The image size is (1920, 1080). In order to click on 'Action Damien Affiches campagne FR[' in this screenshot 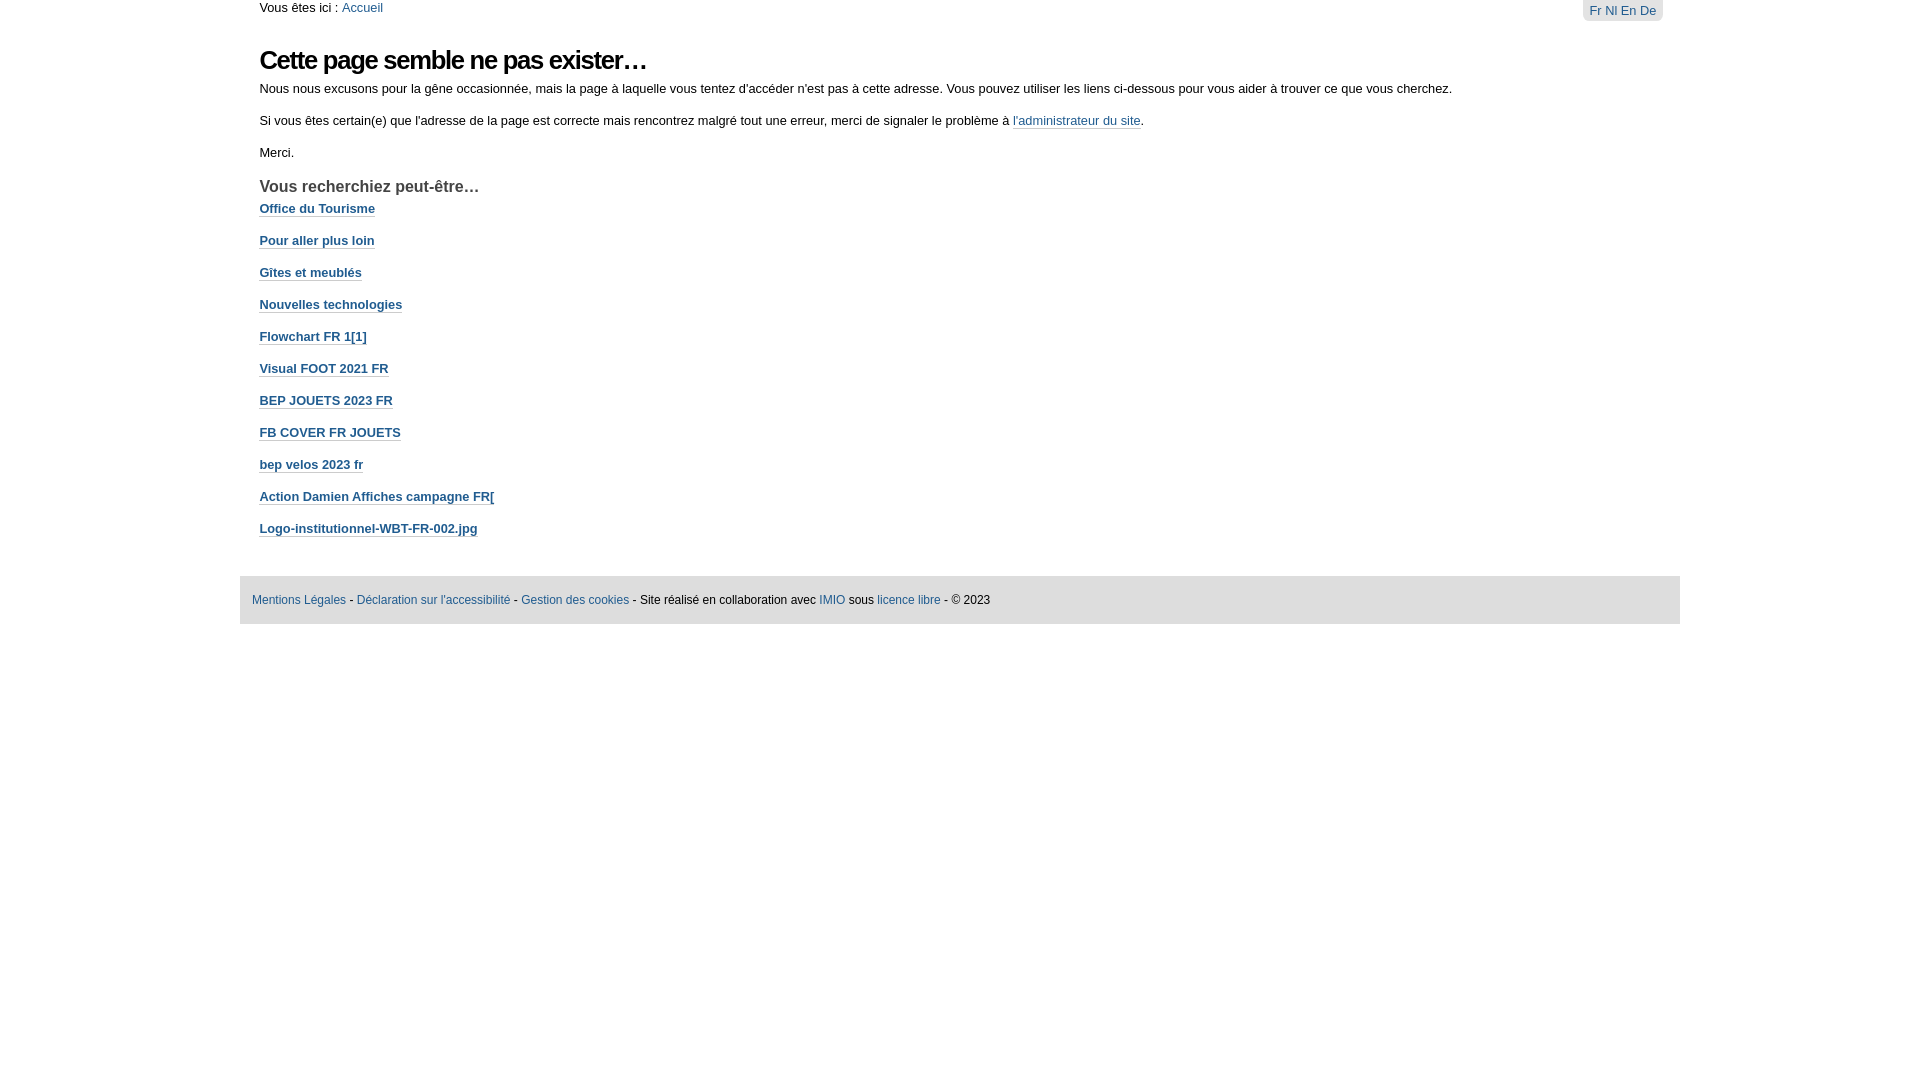, I will do `click(376, 496)`.